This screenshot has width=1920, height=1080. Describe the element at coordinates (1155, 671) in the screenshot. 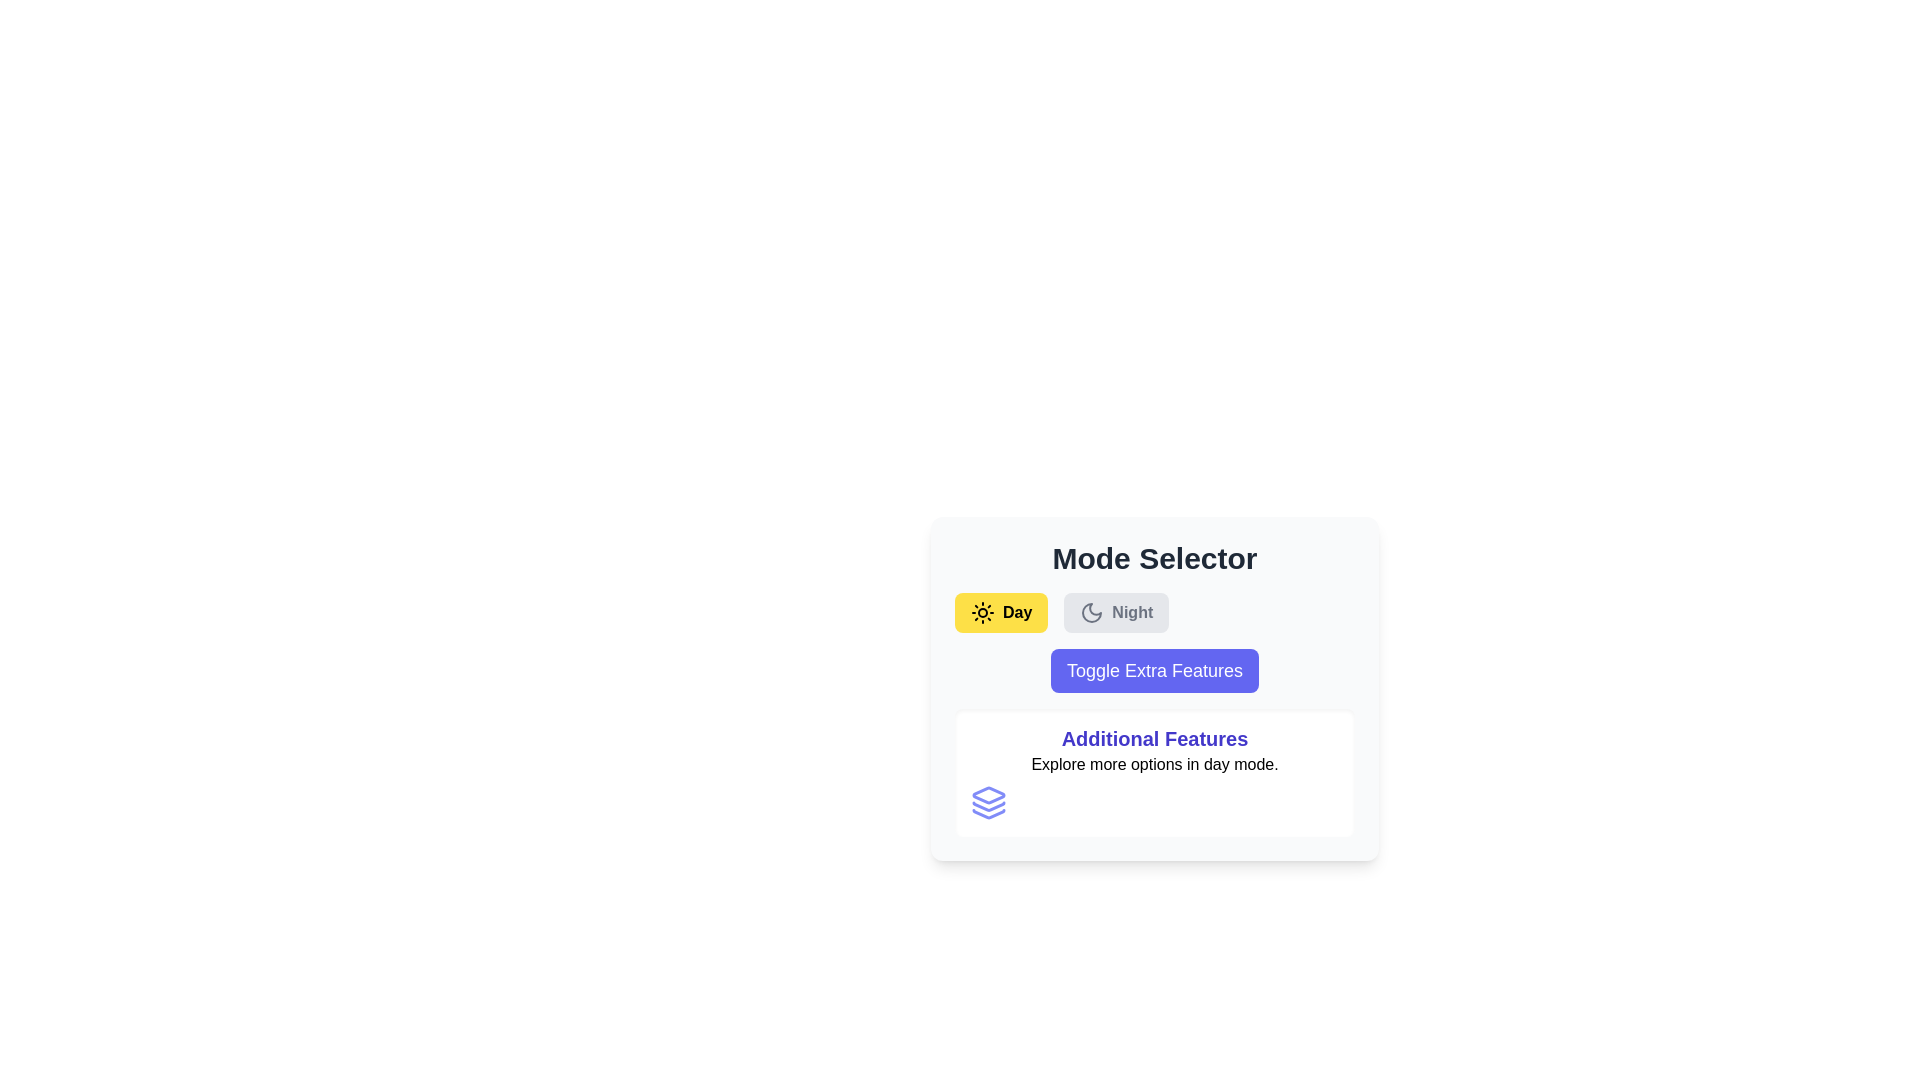

I see `the 'Toggle Extra Features' button with a blue background and white text` at that location.